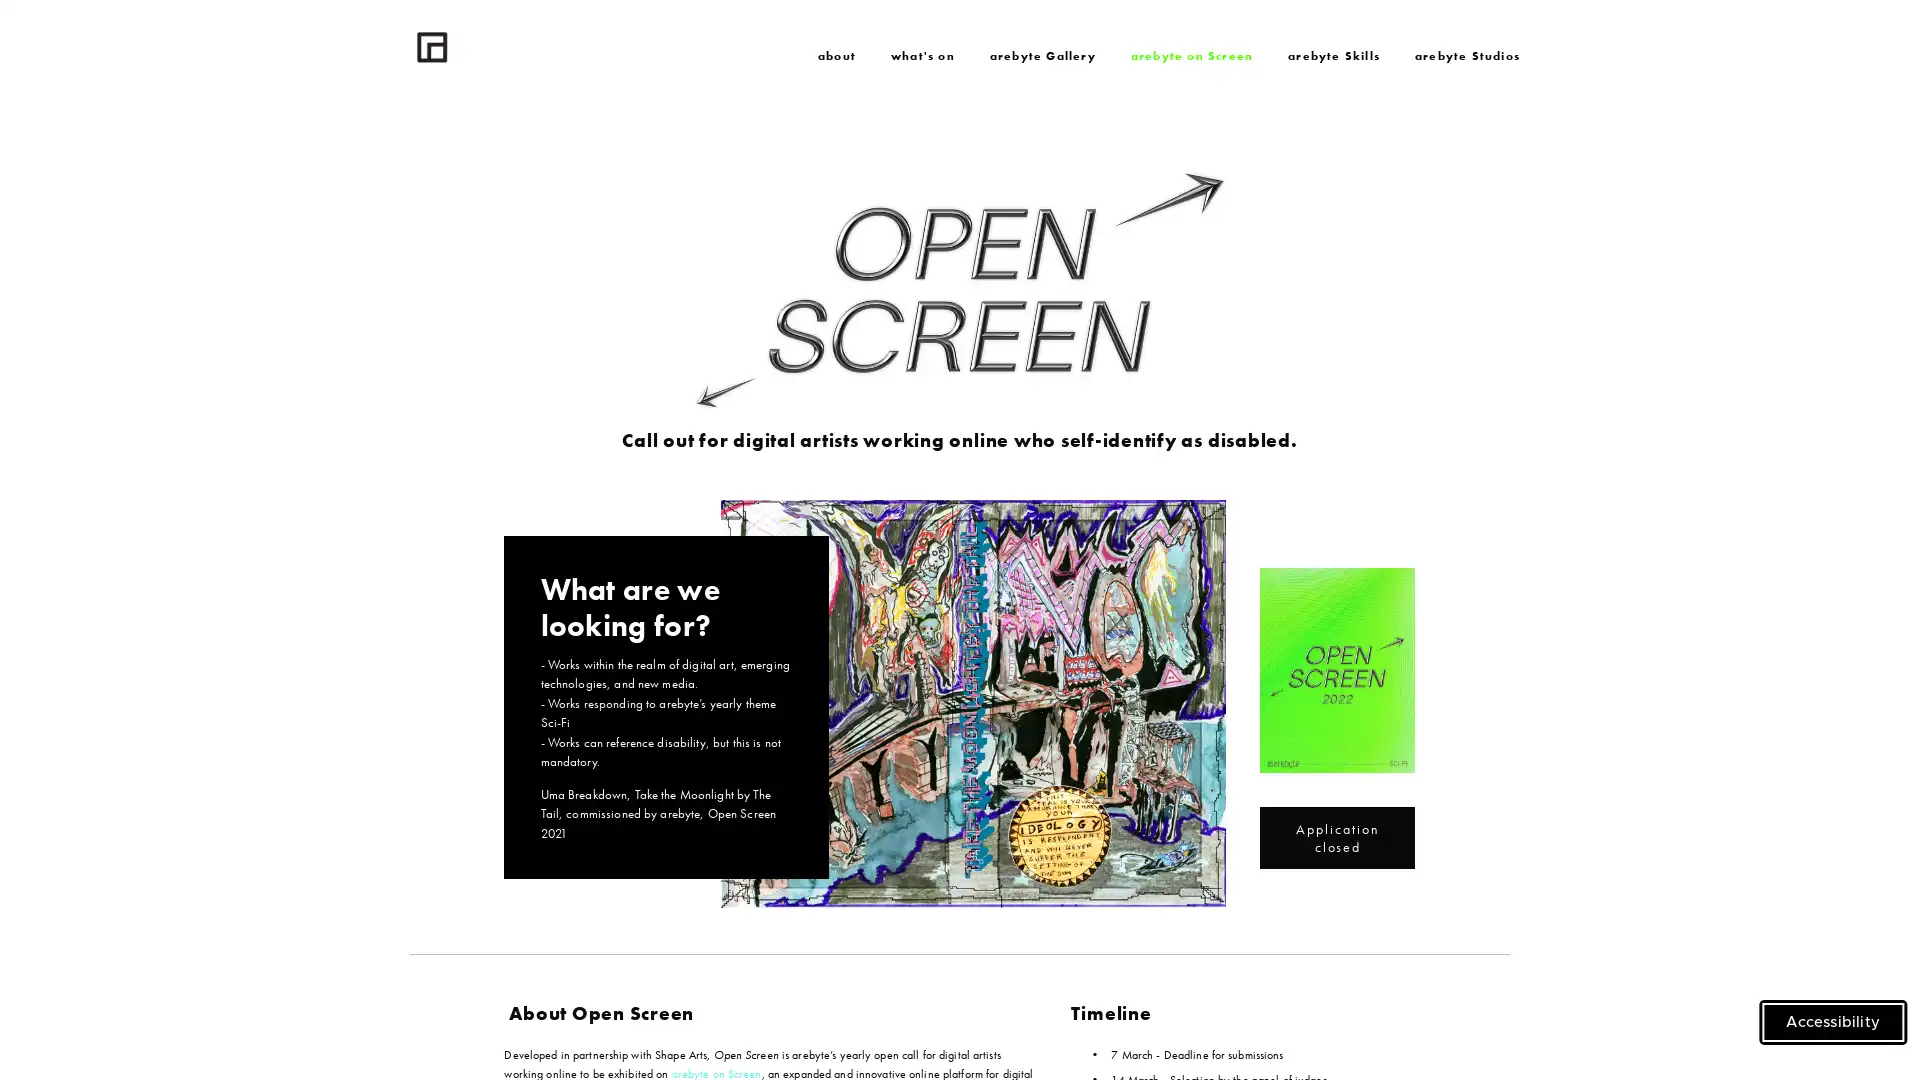 The image size is (1920, 1080). I want to click on Accessibility Menu, so click(1833, 1022).